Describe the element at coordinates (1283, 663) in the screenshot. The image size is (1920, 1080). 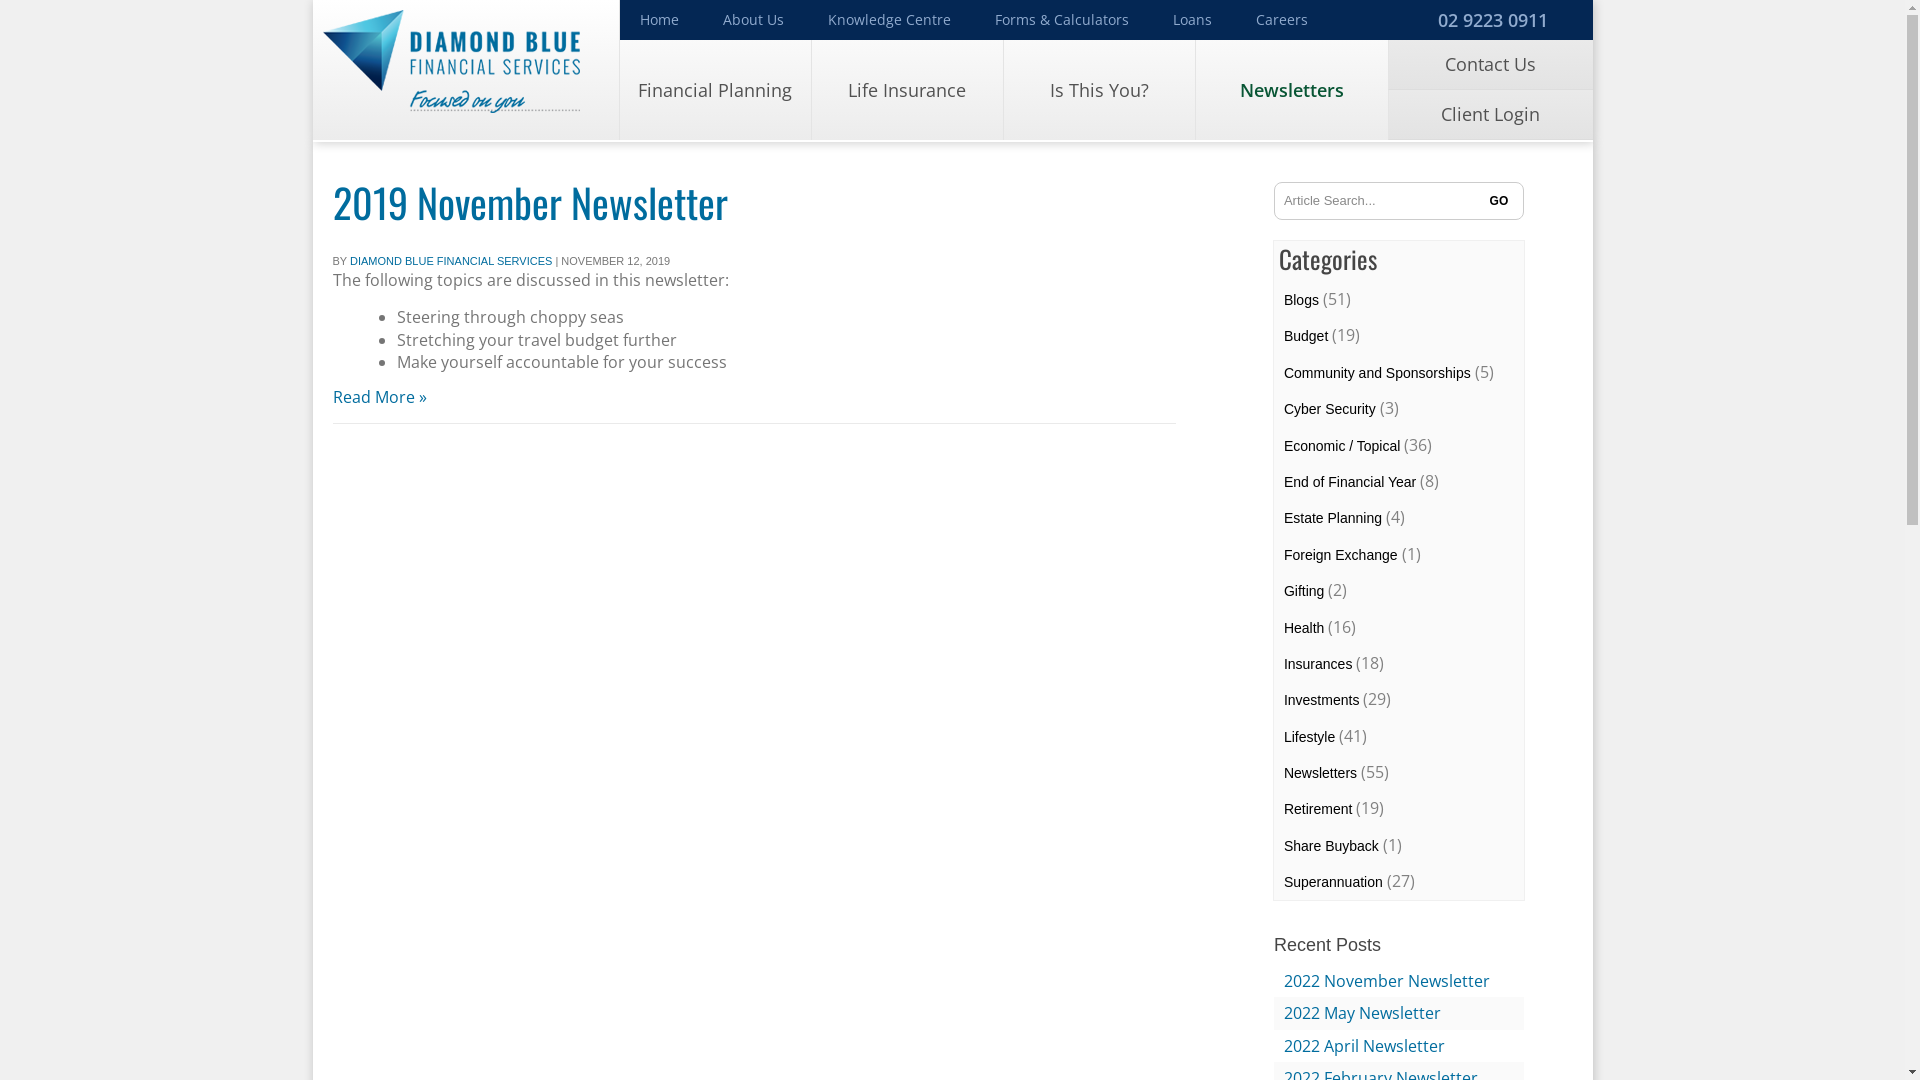
I see `'Insurances'` at that location.